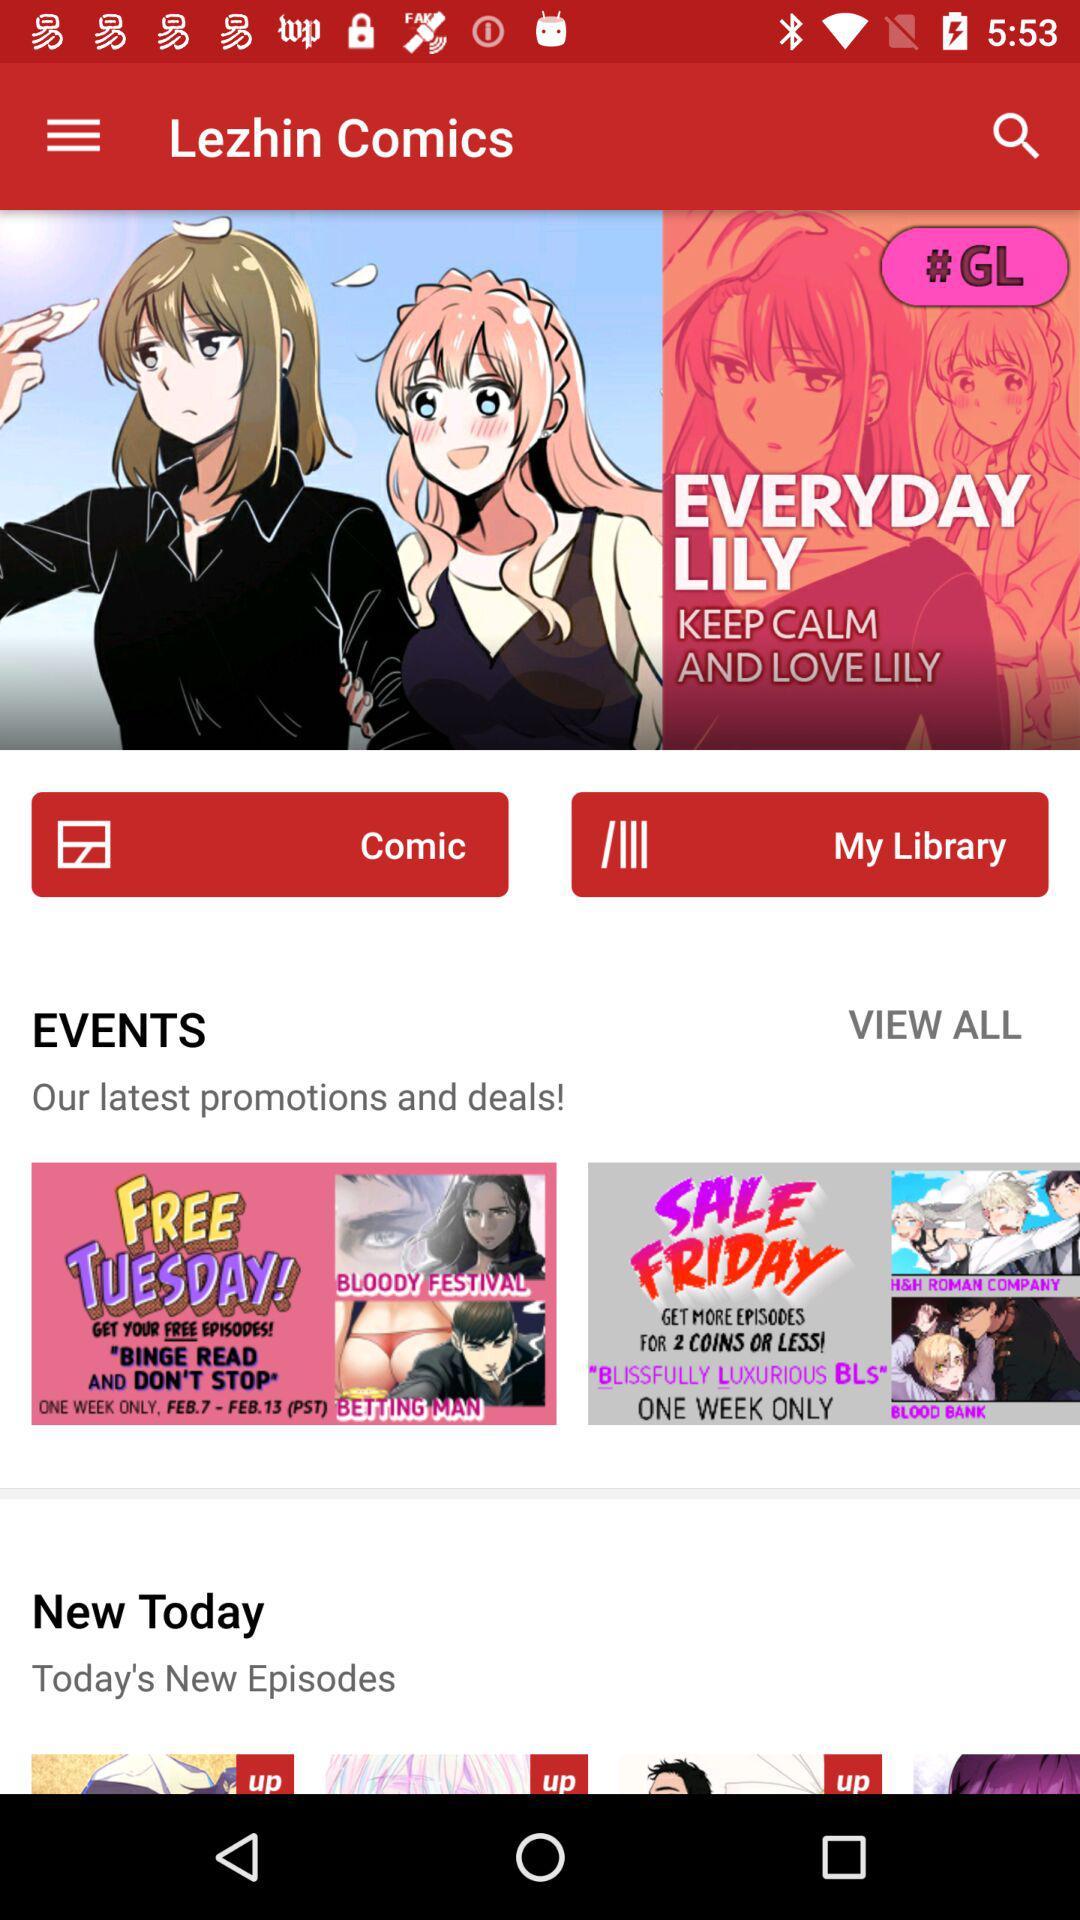  I want to click on the view all item, so click(935, 1028).